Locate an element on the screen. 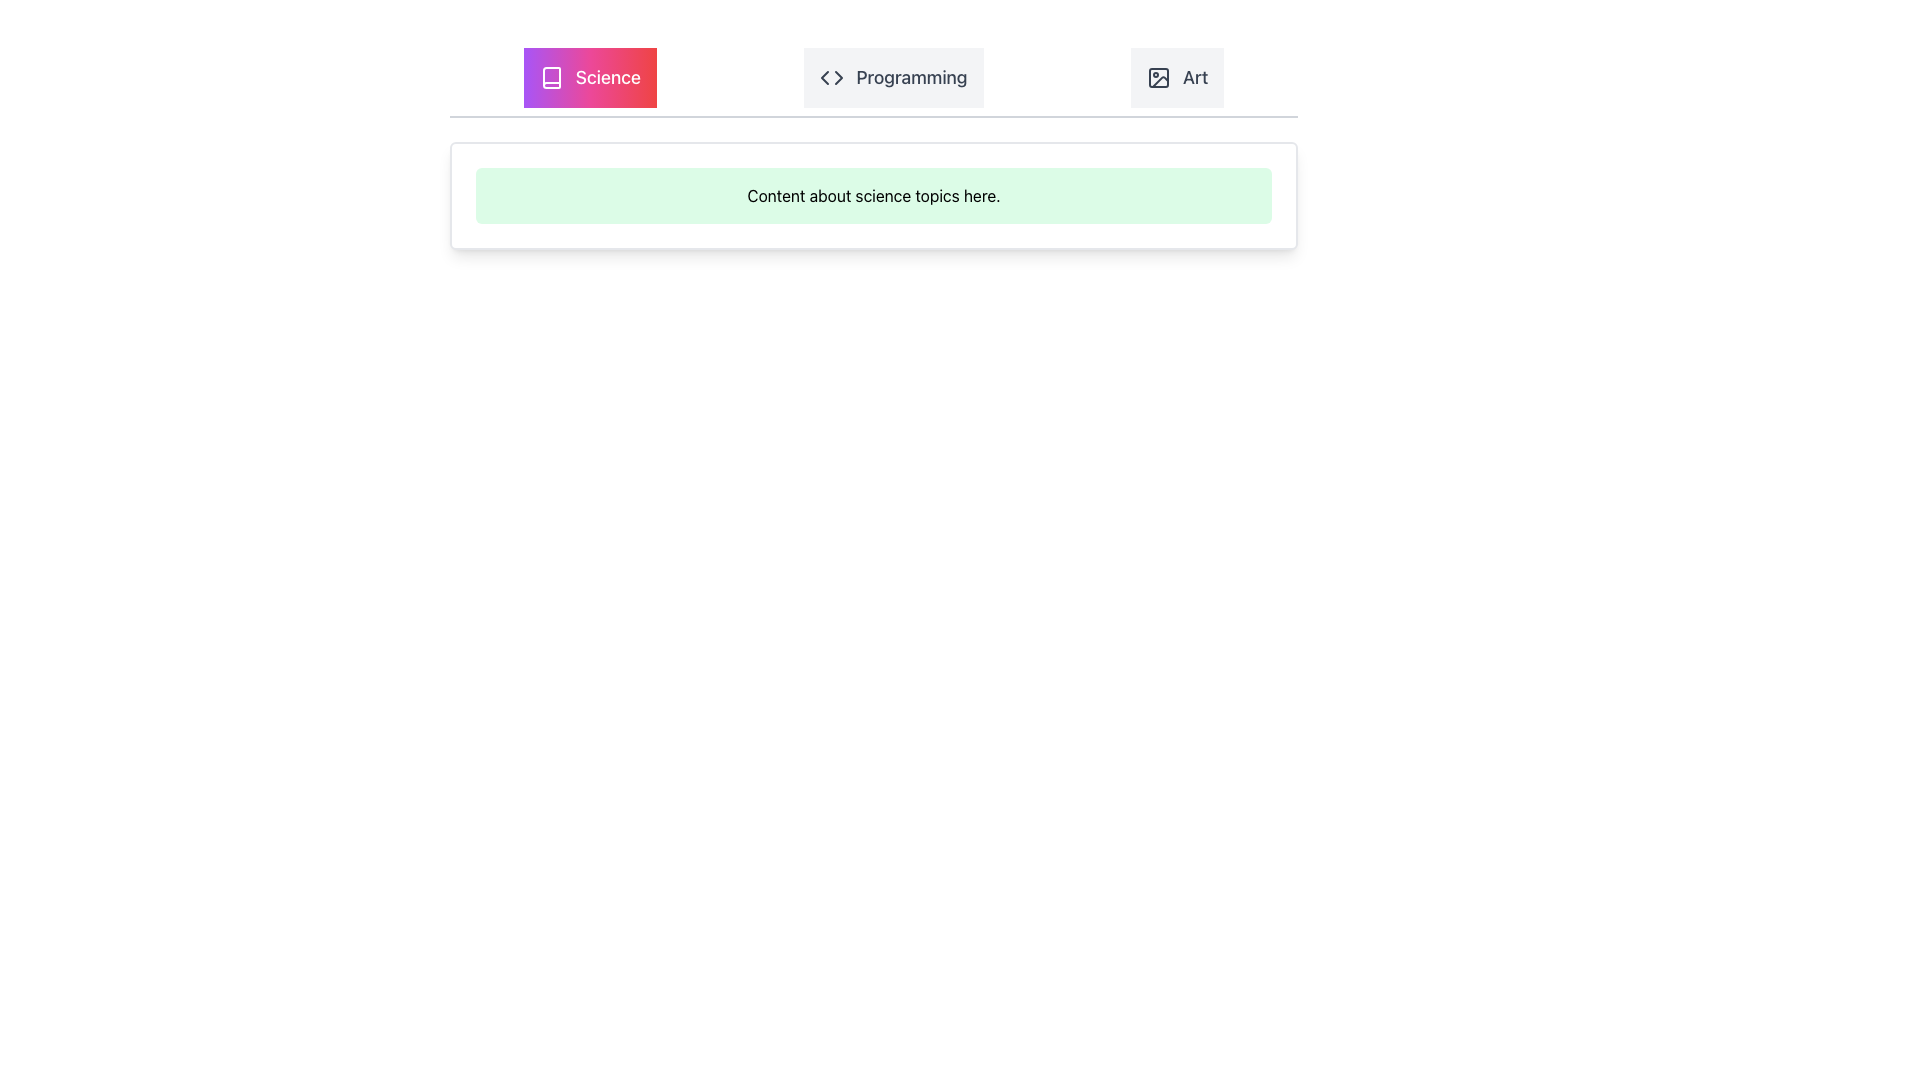  text displayed in the light green rectangular Text display block containing the phrase 'Content about science topics here.' is located at coordinates (873, 196).